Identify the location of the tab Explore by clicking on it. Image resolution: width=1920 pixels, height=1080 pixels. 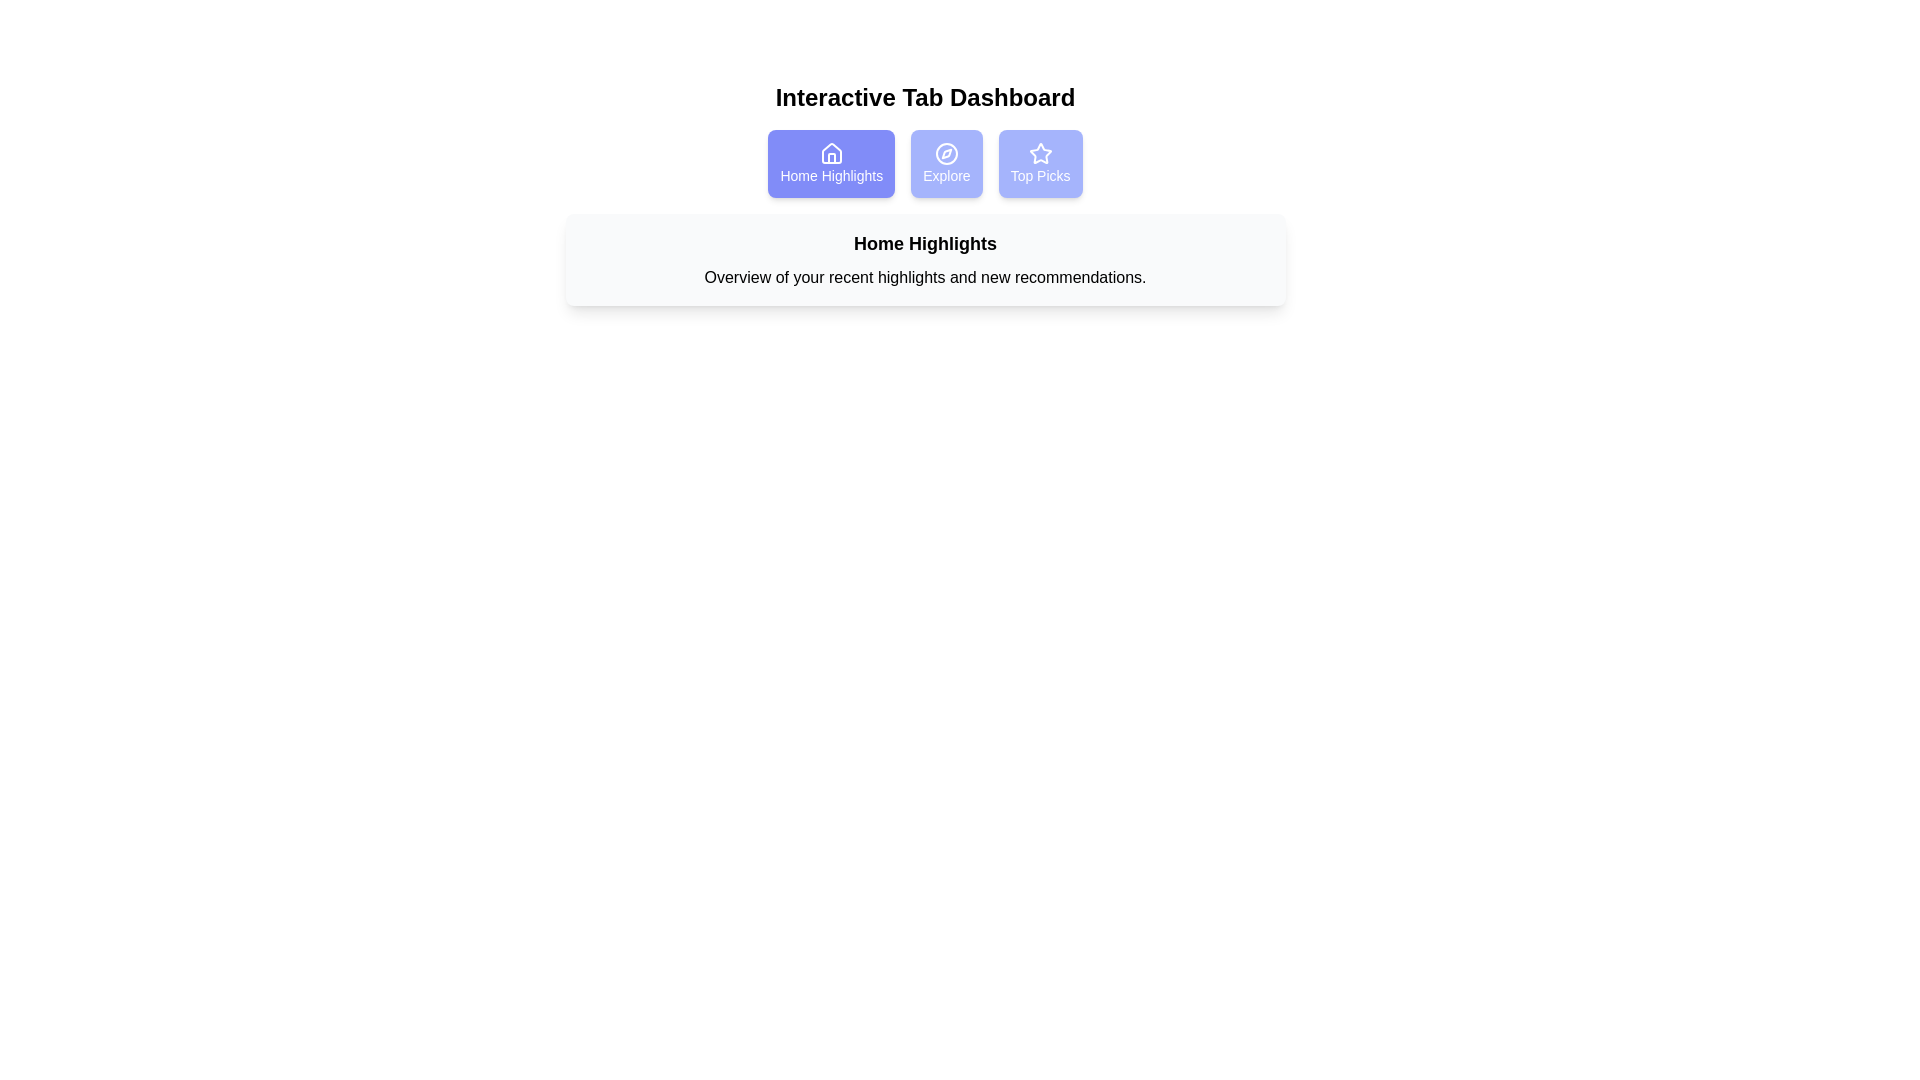
(945, 163).